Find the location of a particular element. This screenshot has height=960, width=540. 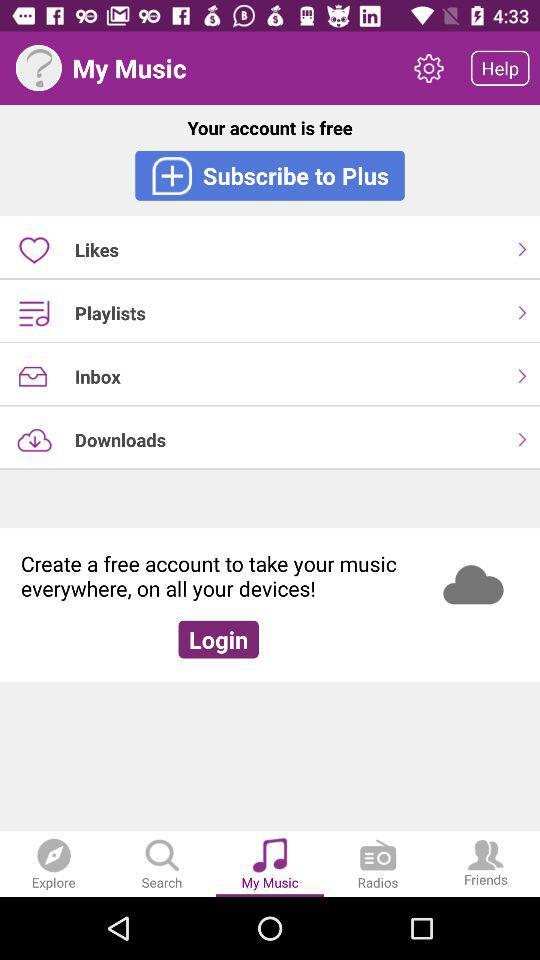

picture is located at coordinates (38, 68).